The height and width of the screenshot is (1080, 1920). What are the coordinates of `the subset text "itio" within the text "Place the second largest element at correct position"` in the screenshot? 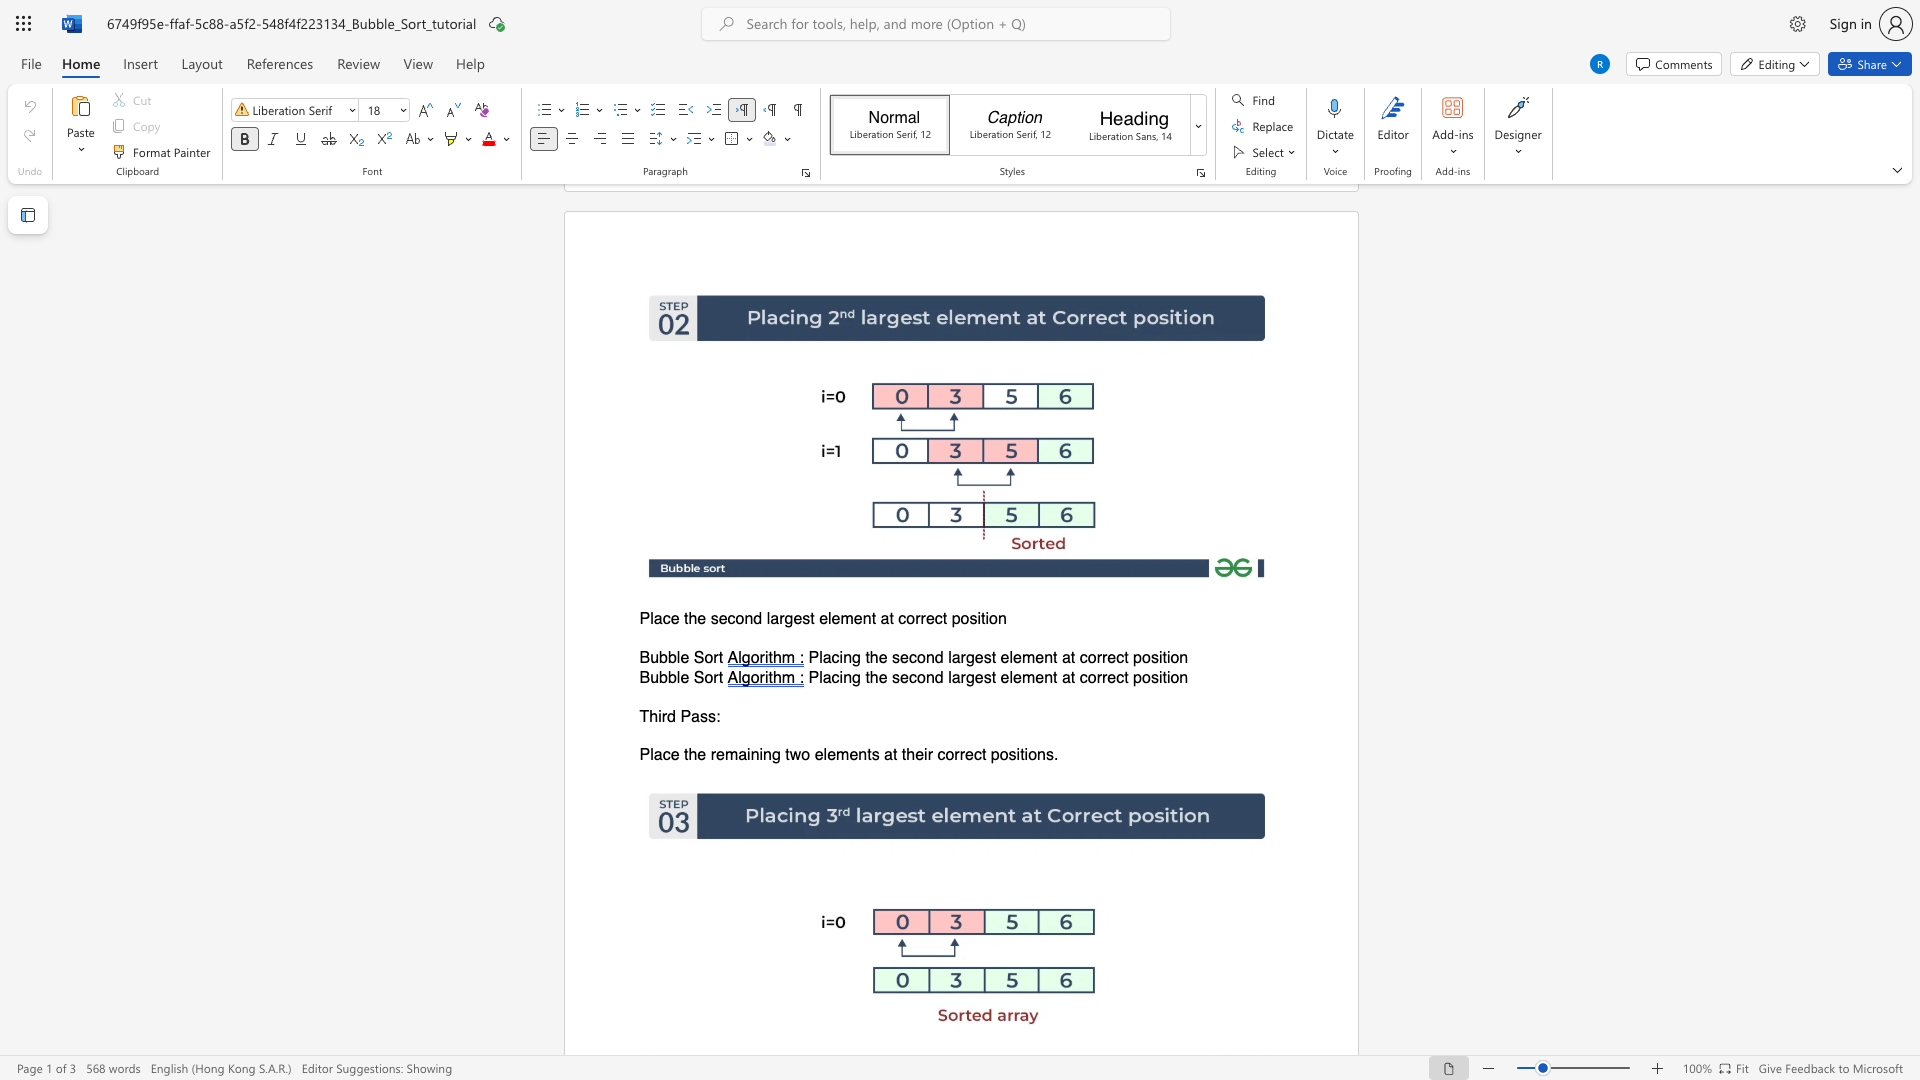 It's located at (977, 618).